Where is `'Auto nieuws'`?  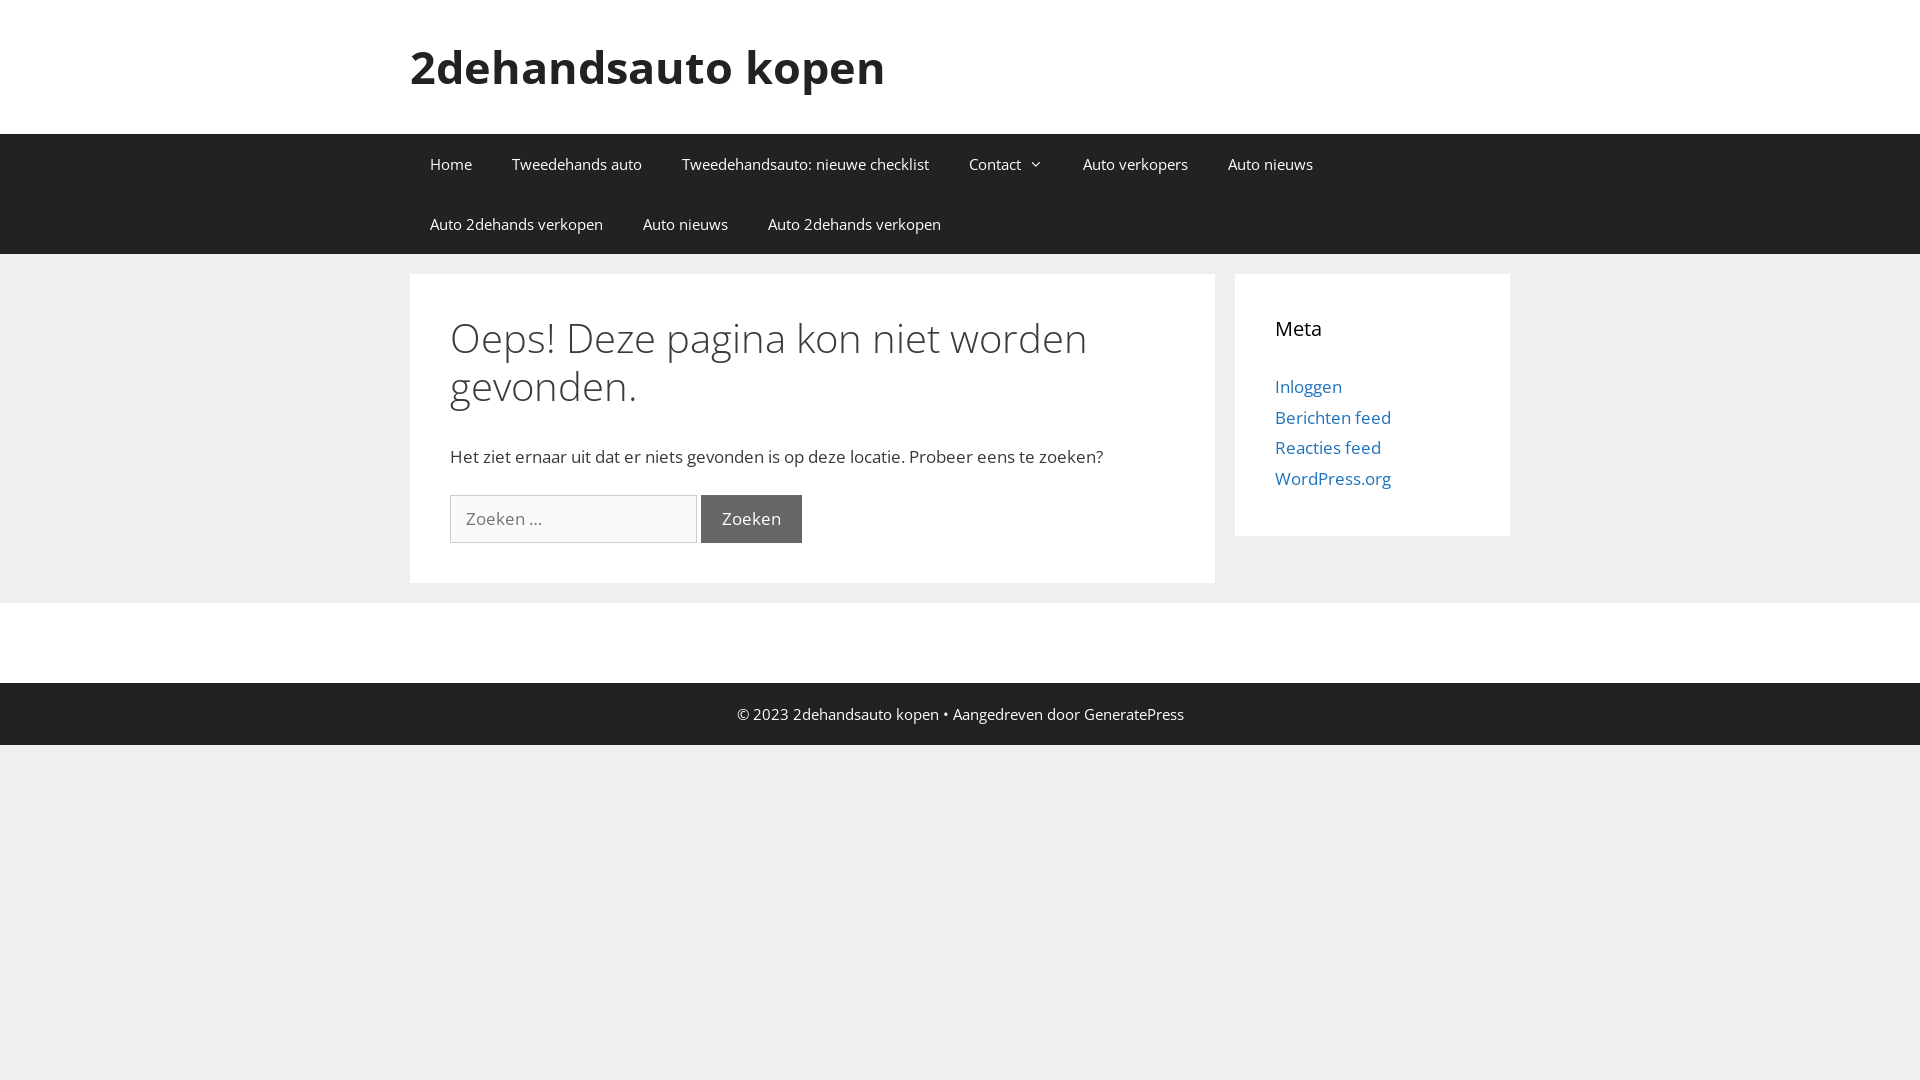 'Auto nieuws' is located at coordinates (685, 223).